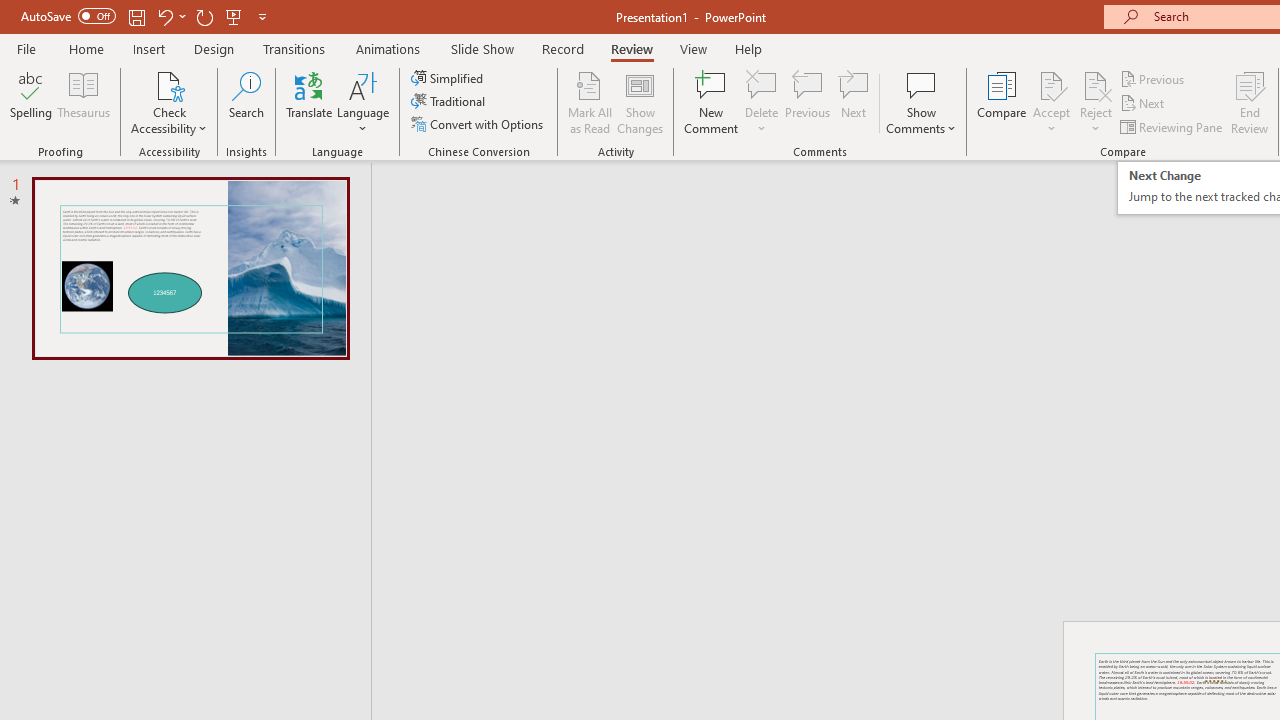 The image size is (1280, 720). Describe the element at coordinates (308, 103) in the screenshot. I see `'Translate'` at that location.